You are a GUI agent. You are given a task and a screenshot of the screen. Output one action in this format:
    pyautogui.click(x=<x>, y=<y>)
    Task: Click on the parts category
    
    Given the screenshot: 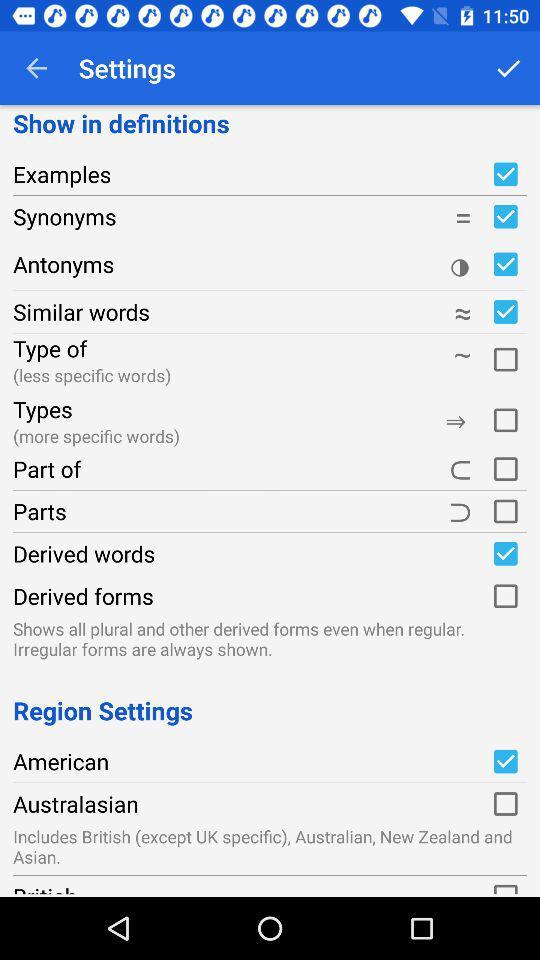 What is the action you would take?
    pyautogui.click(x=504, y=510)
    